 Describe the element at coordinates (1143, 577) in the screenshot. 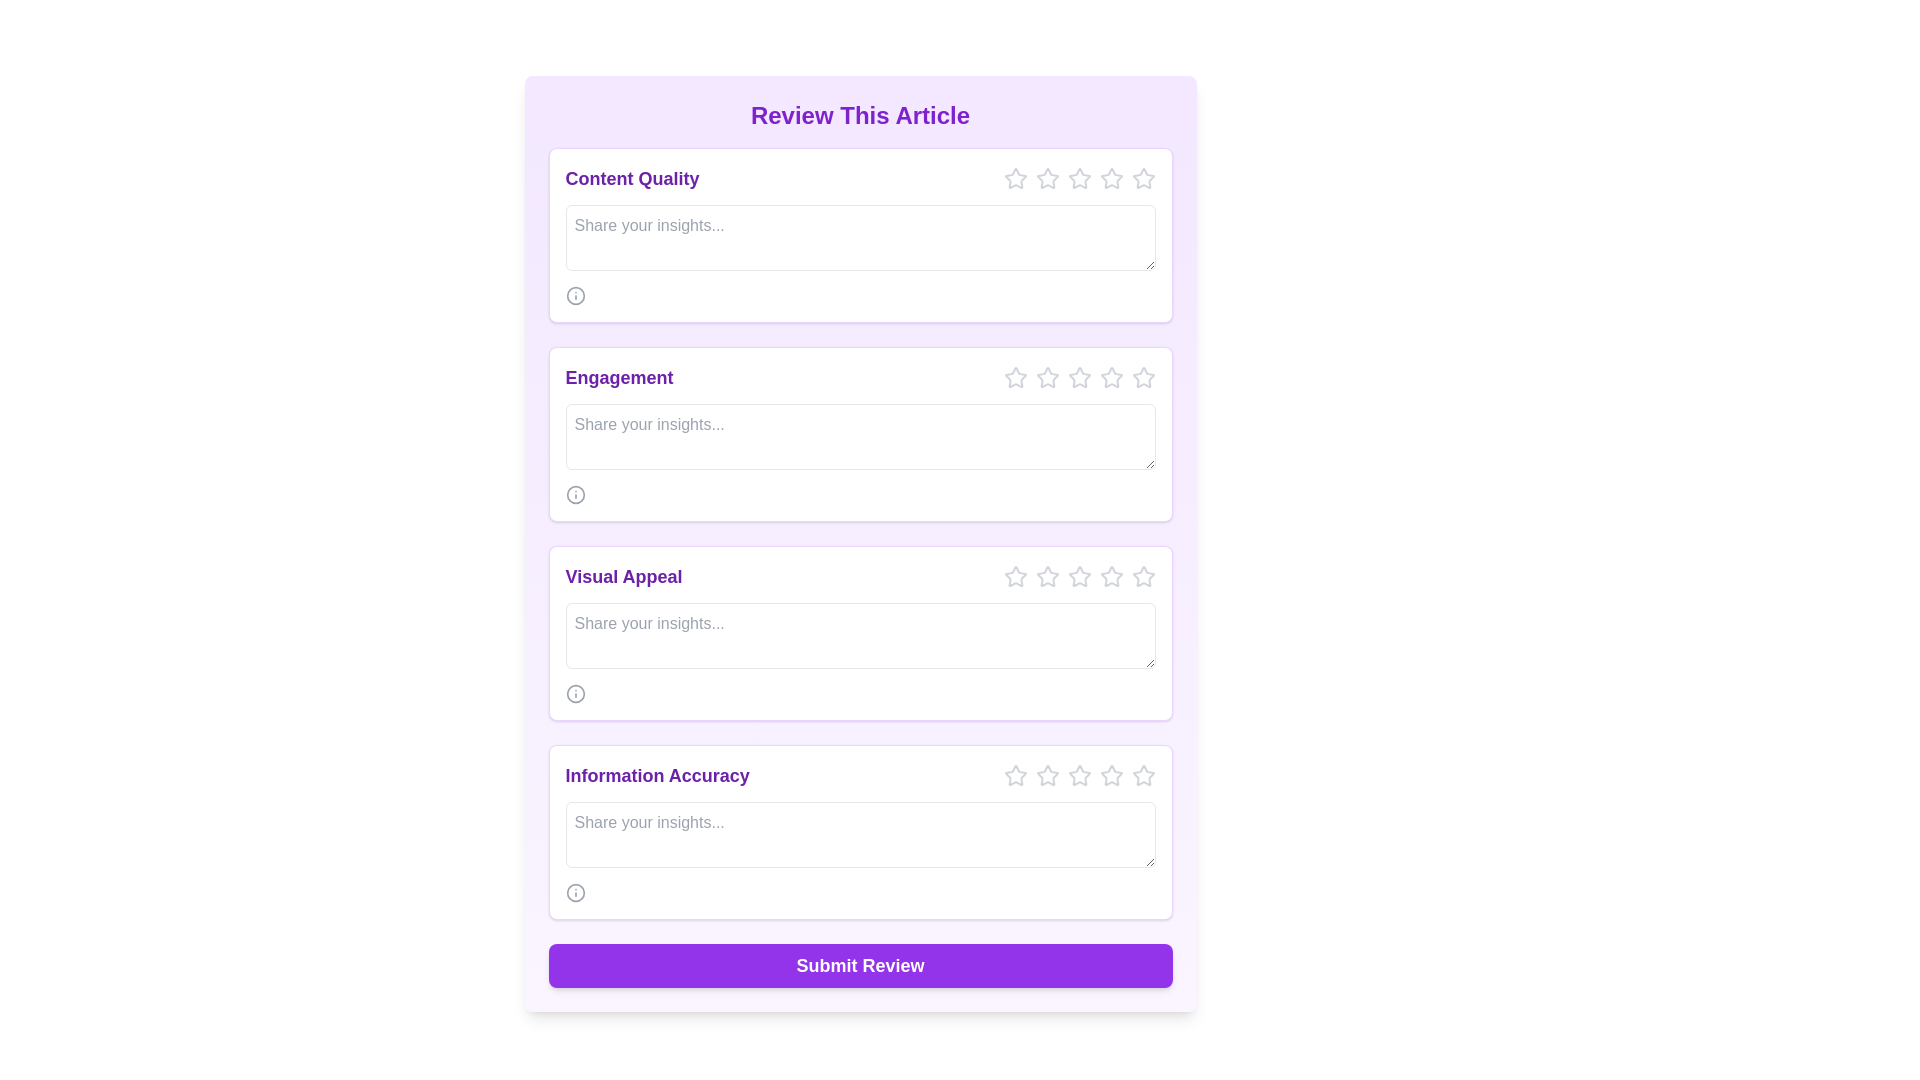

I see `the fifth star icon in the row of five star icons at the top right of the 'Visual Appeal' section to set the rating` at that location.